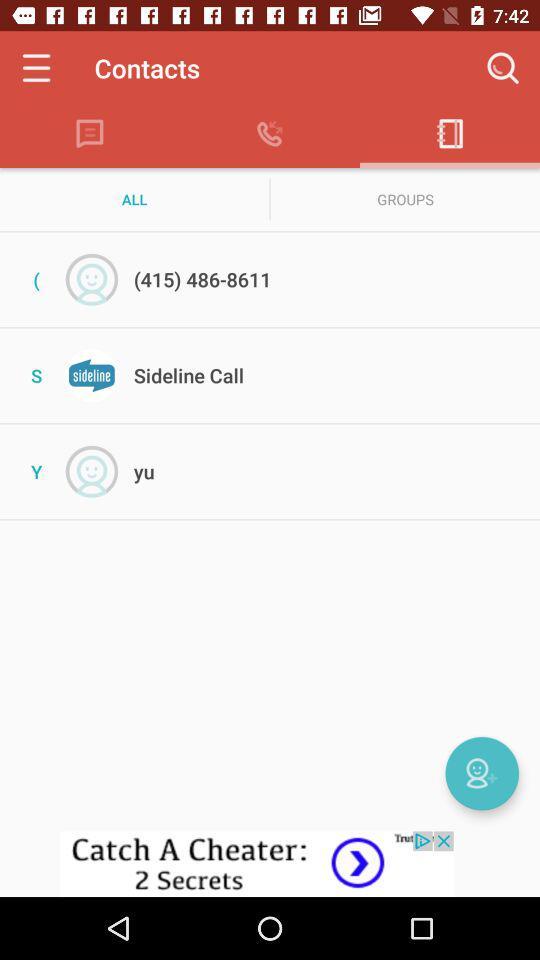  Describe the element at coordinates (270, 863) in the screenshot. I see `catch a cheater more` at that location.